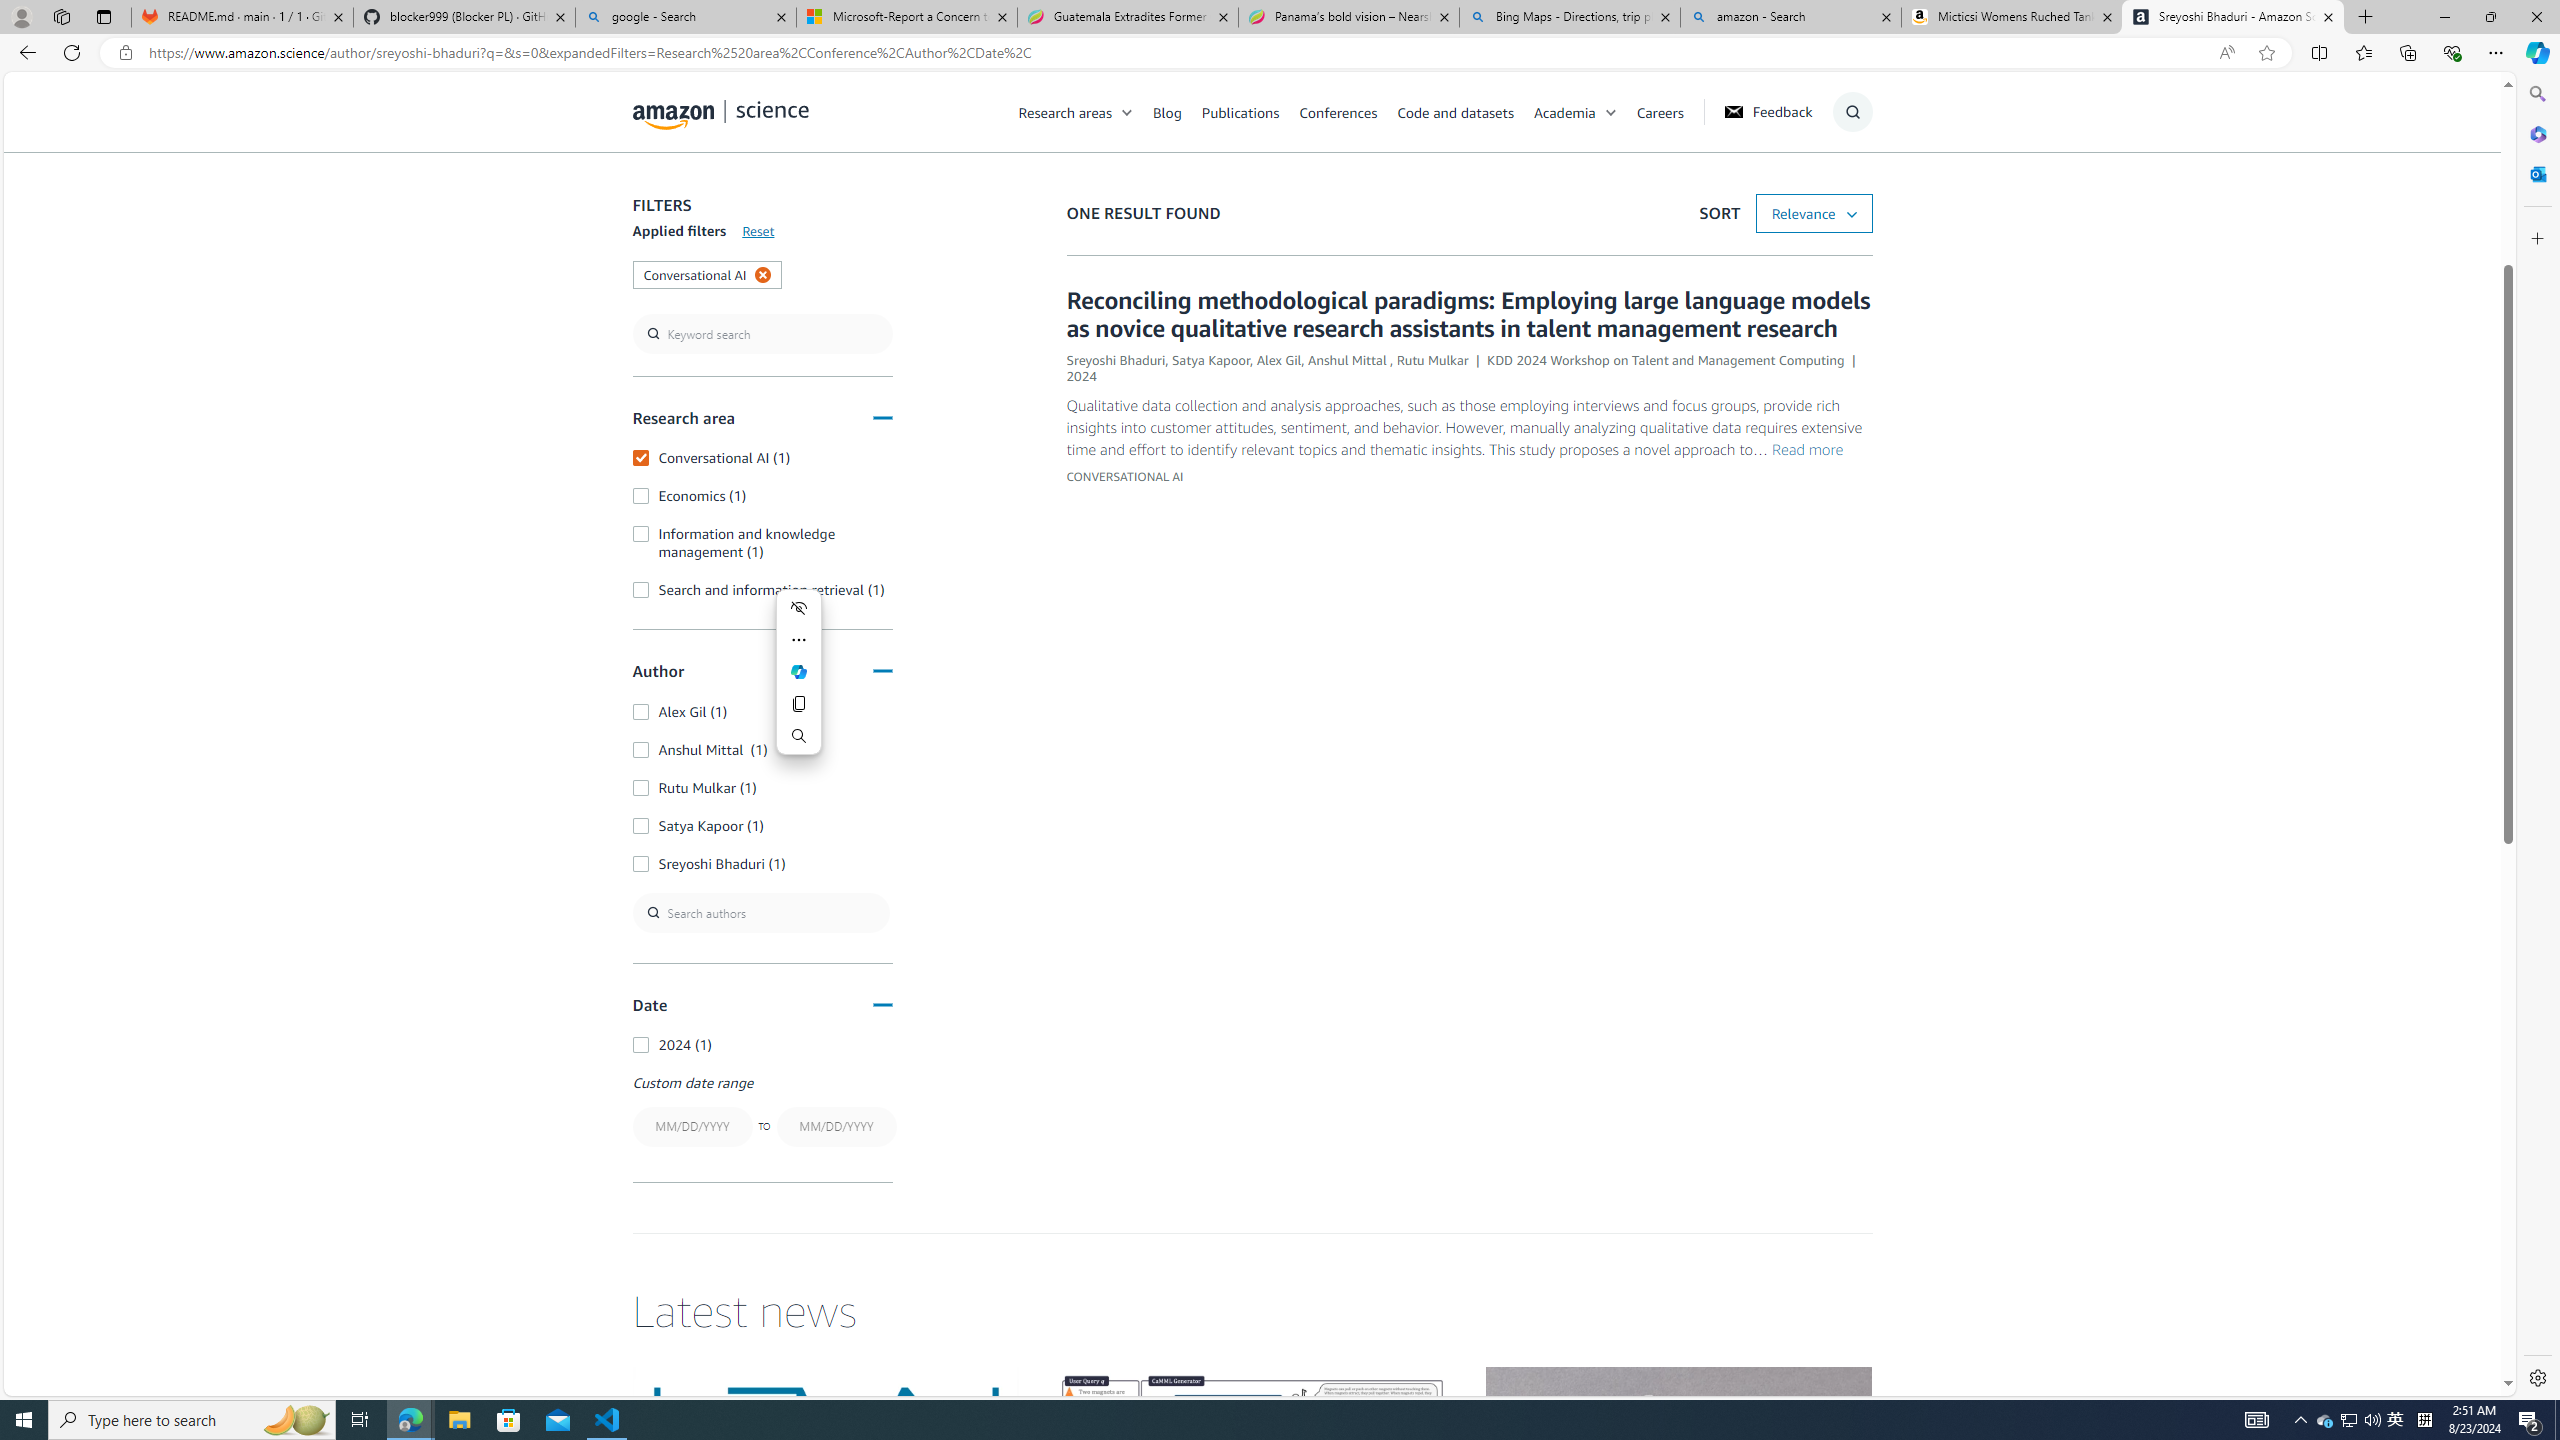  I want to click on 'Blog', so click(1177, 111).